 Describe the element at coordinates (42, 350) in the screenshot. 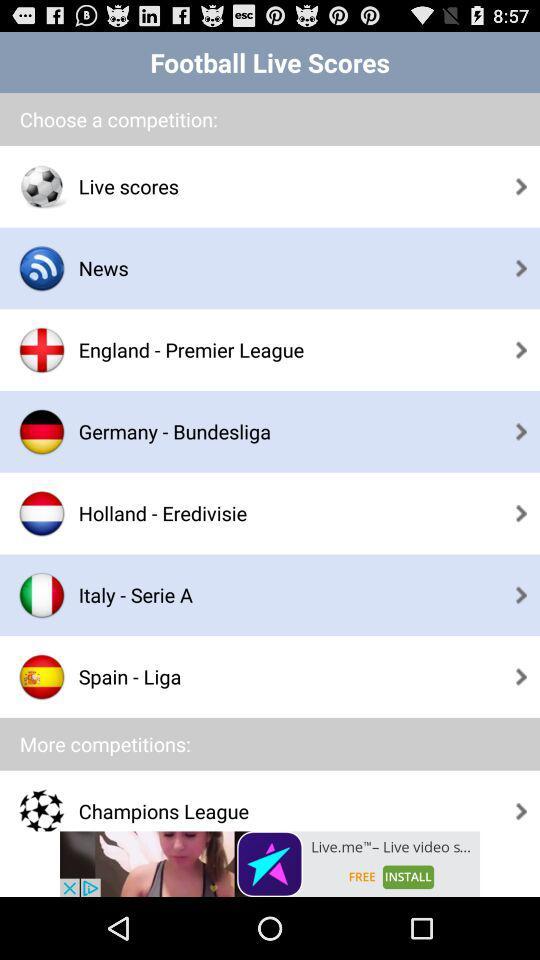

I see `the mini image on the left side to englandpremier league` at that location.